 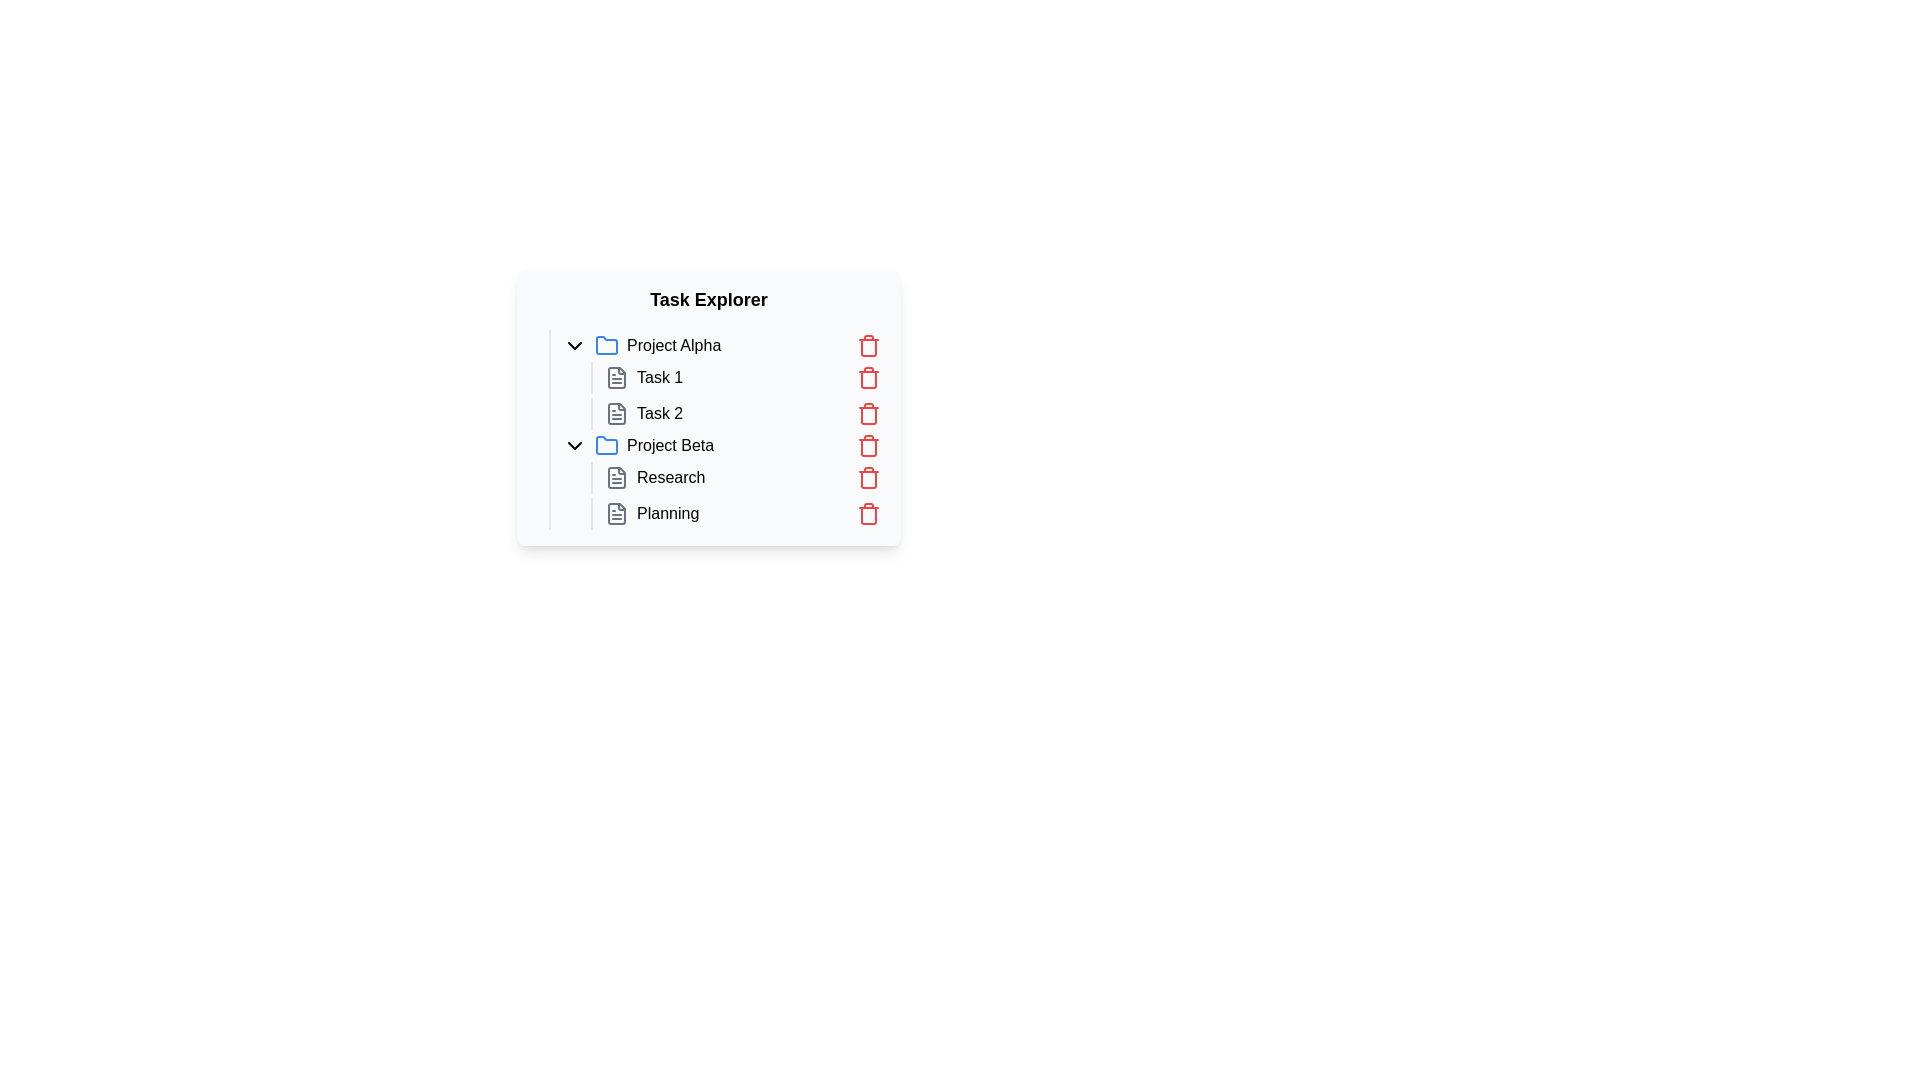 What do you see at coordinates (671, 478) in the screenshot?
I see `the 'Research' text label within the 'Project Beta' task management interface, located below the 'Project Beta' expandable folder` at bounding box center [671, 478].